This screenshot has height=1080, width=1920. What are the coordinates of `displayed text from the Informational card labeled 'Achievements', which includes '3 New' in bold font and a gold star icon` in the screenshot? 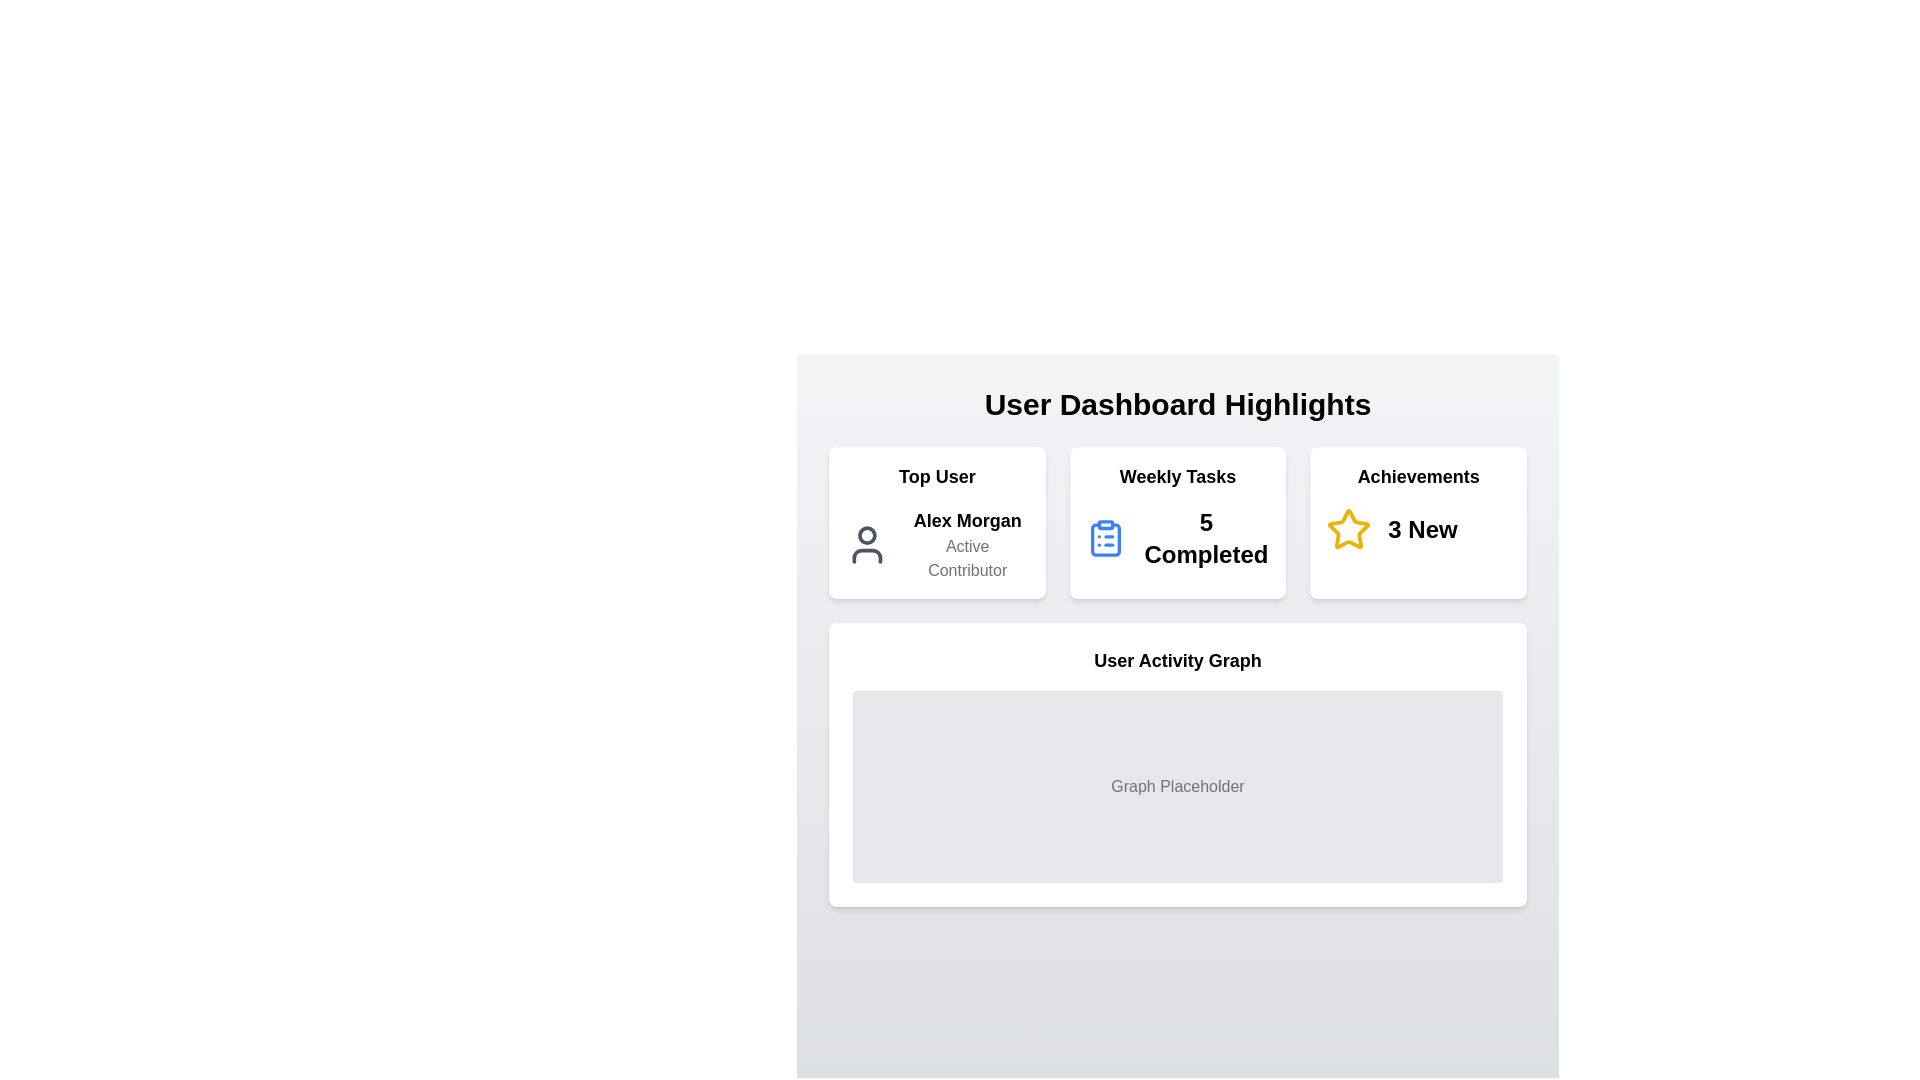 It's located at (1417, 522).